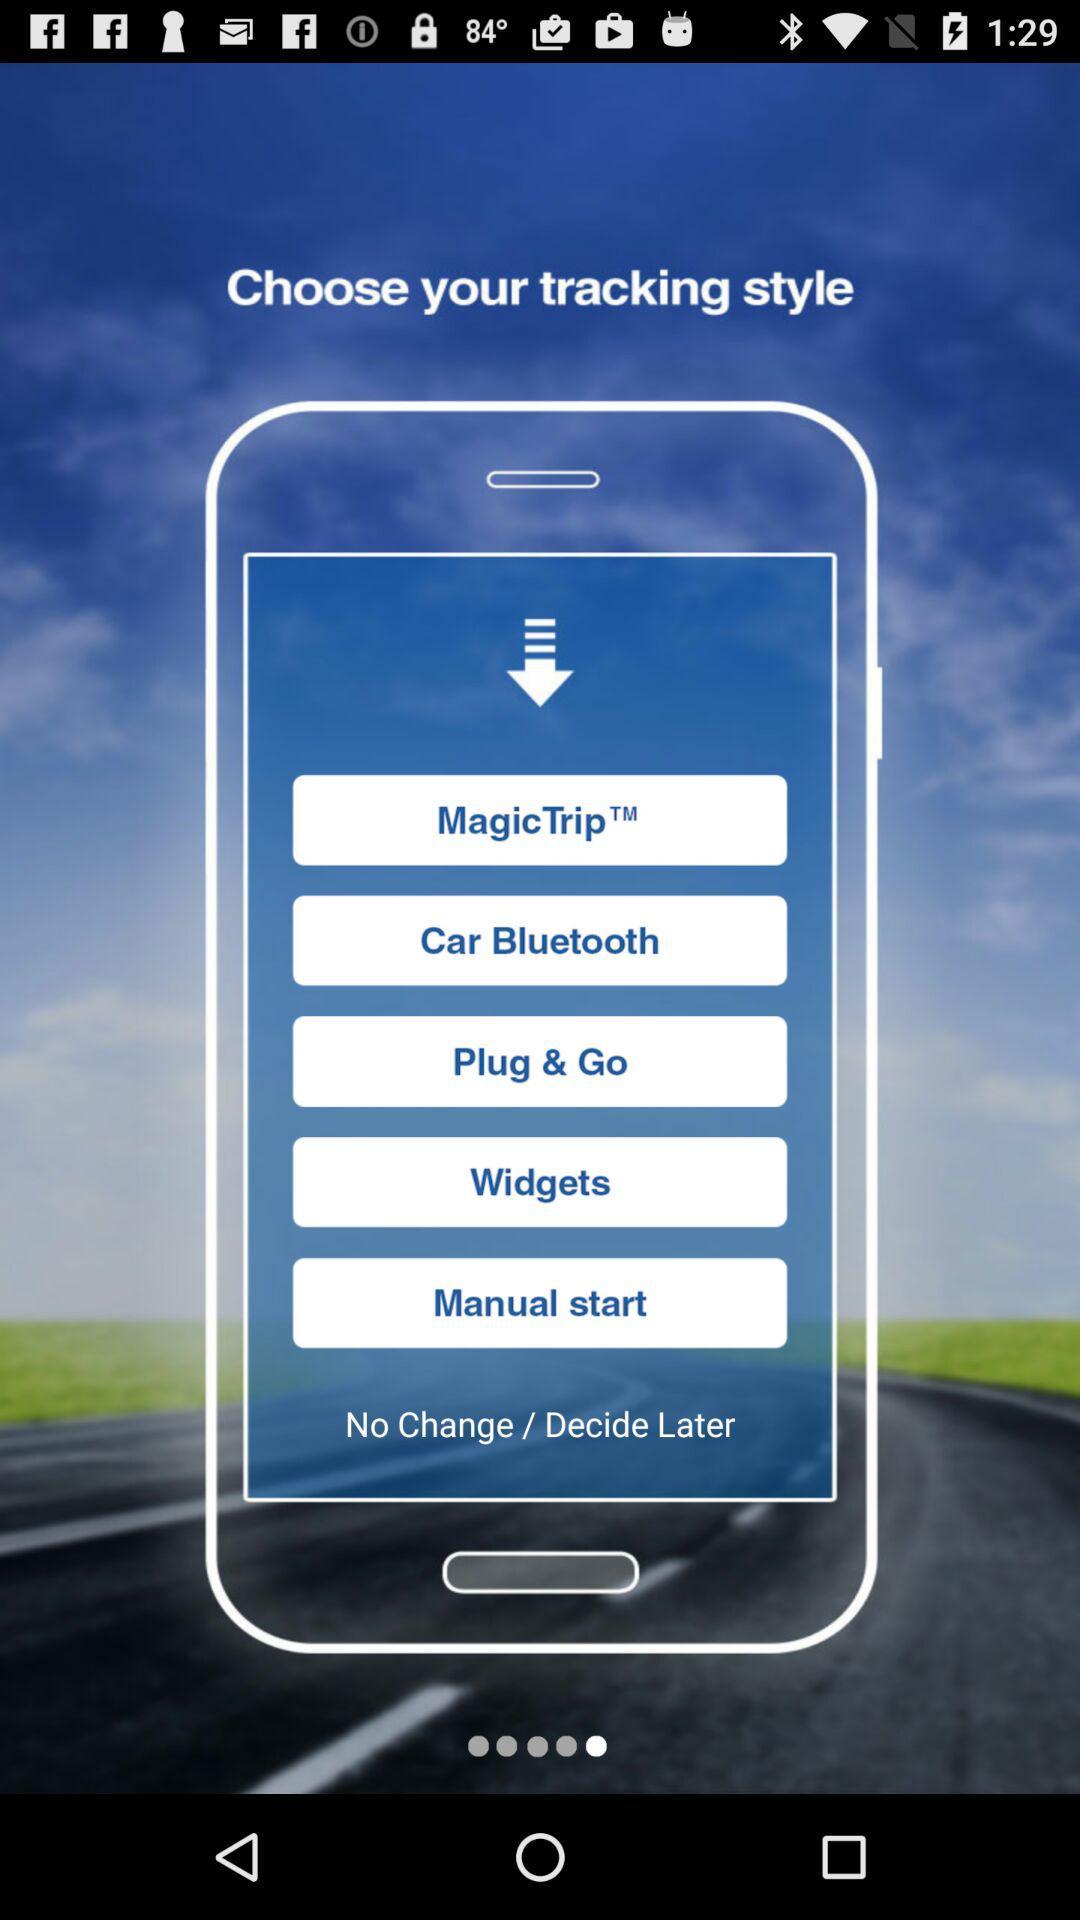 This screenshot has height=1920, width=1080. I want to click on tap a feature, so click(540, 1060).